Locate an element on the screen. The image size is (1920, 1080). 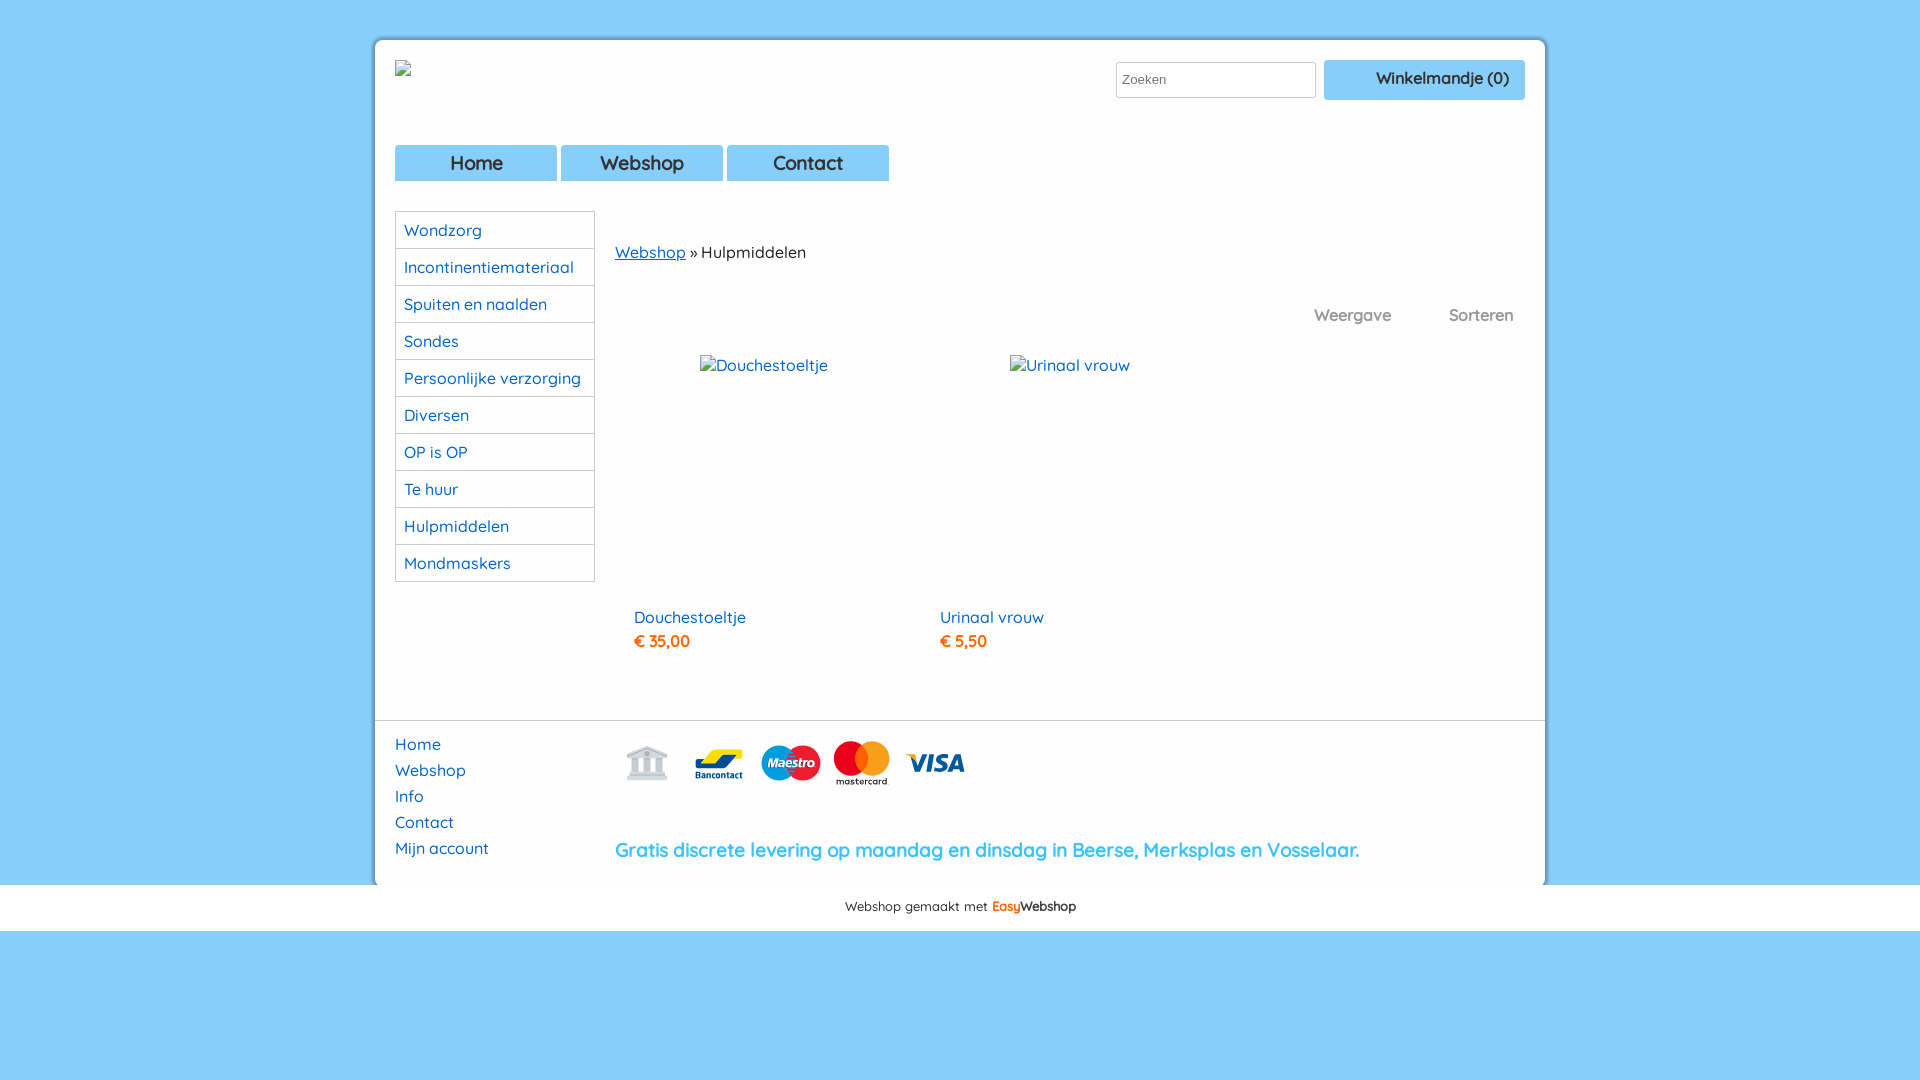
'Webshop' is located at coordinates (650, 250).